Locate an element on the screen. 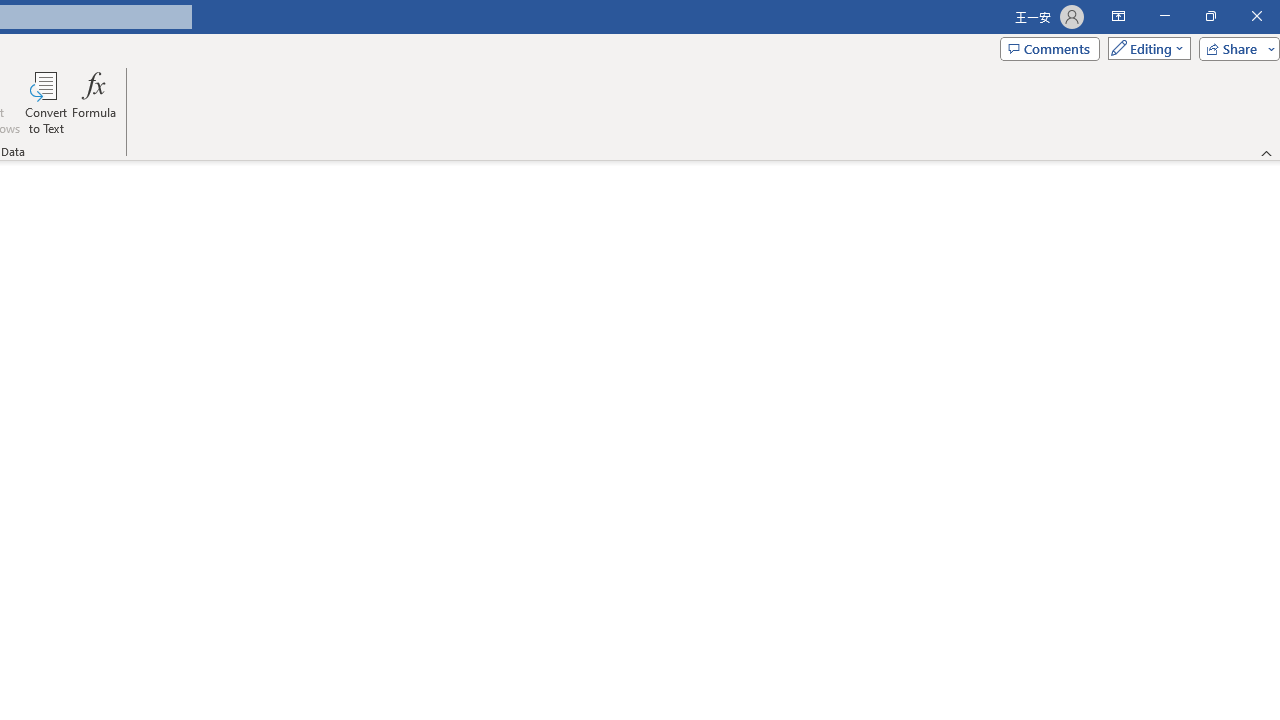 This screenshot has height=720, width=1280. 'Convert to Text...' is located at coordinates (46, 103).